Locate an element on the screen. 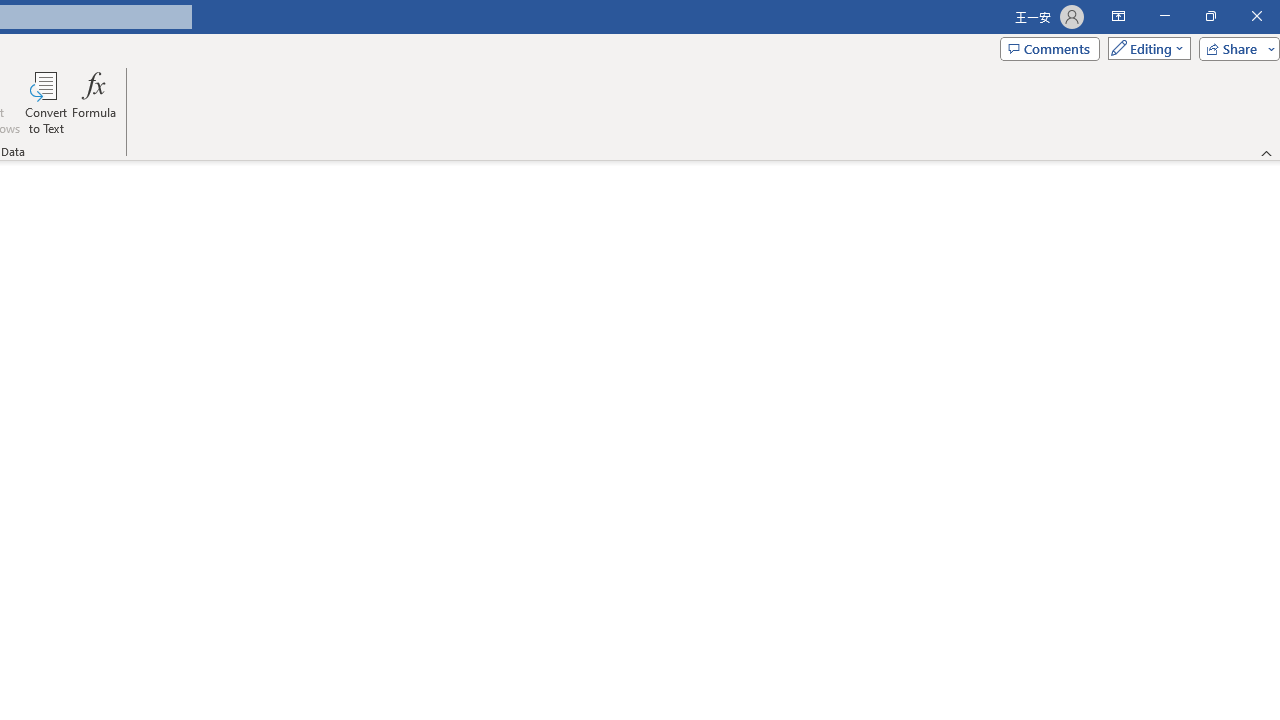 This screenshot has height=720, width=1280. 'Convert to Text...' is located at coordinates (46, 103).